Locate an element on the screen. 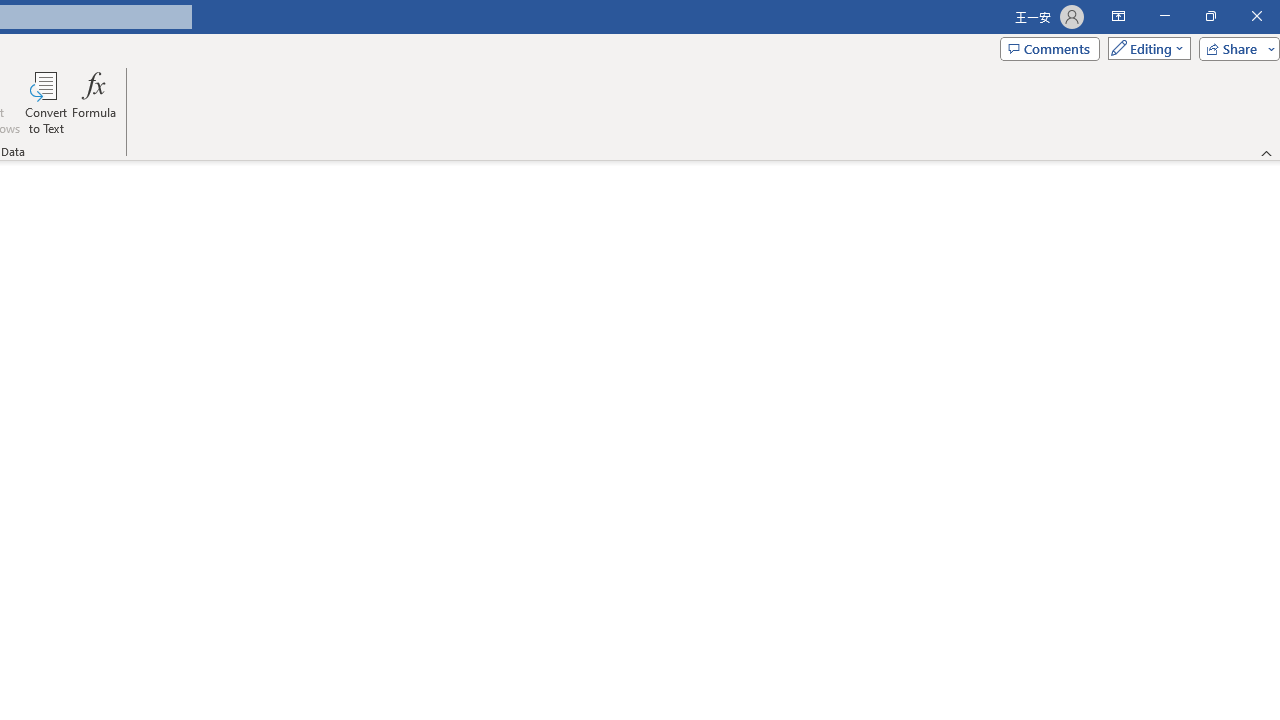 This screenshot has height=720, width=1280. 'Convert to Text...' is located at coordinates (46, 103).